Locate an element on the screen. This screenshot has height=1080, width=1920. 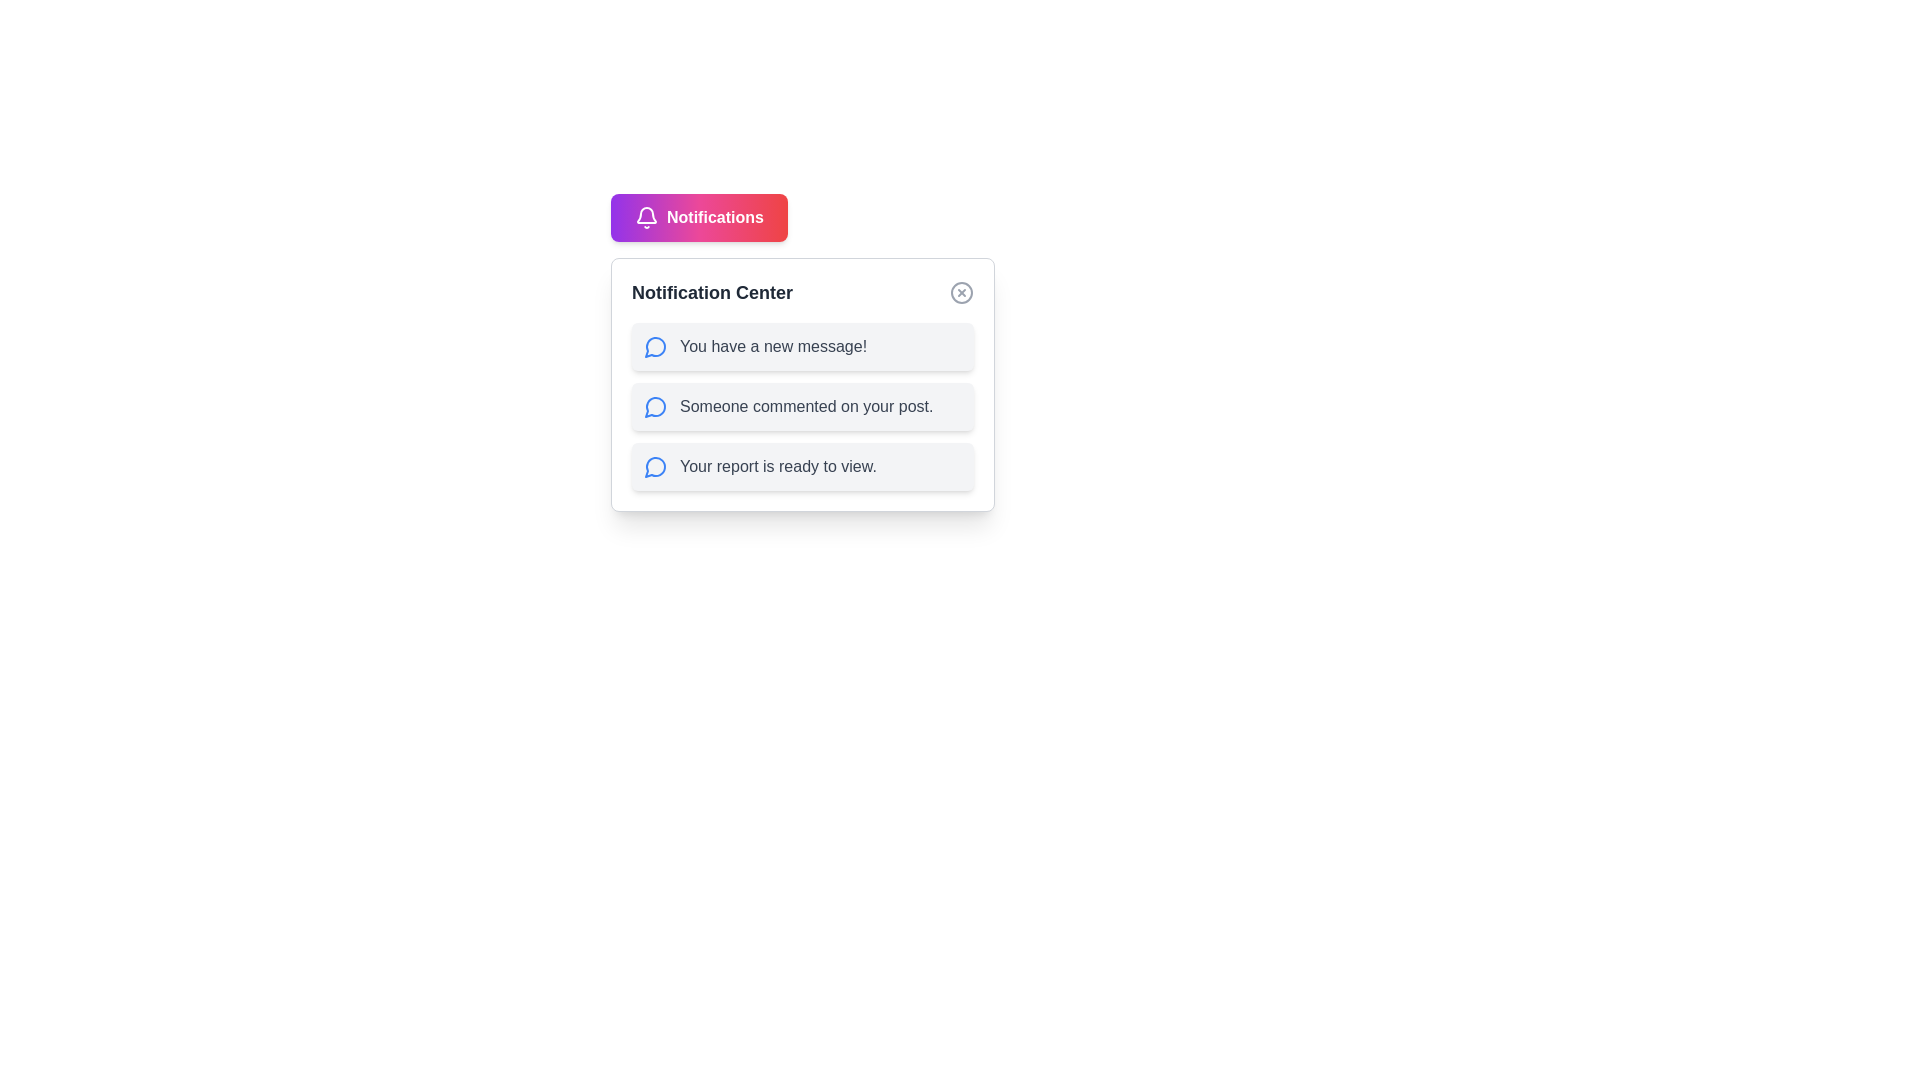
the center of the close button located at the far right side of the 'Notification Center' header is located at coordinates (961, 293).